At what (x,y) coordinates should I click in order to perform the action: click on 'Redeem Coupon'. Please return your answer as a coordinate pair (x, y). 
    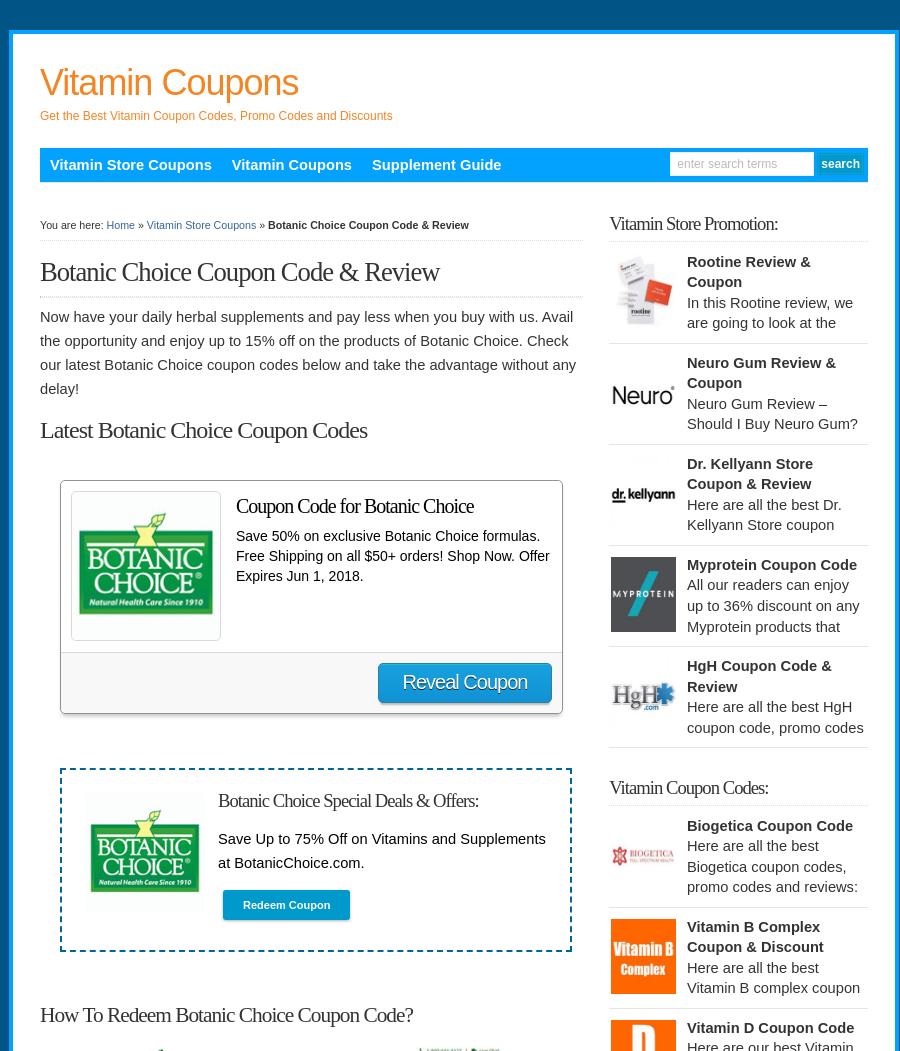
    Looking at the image, I should click on (285, 905).